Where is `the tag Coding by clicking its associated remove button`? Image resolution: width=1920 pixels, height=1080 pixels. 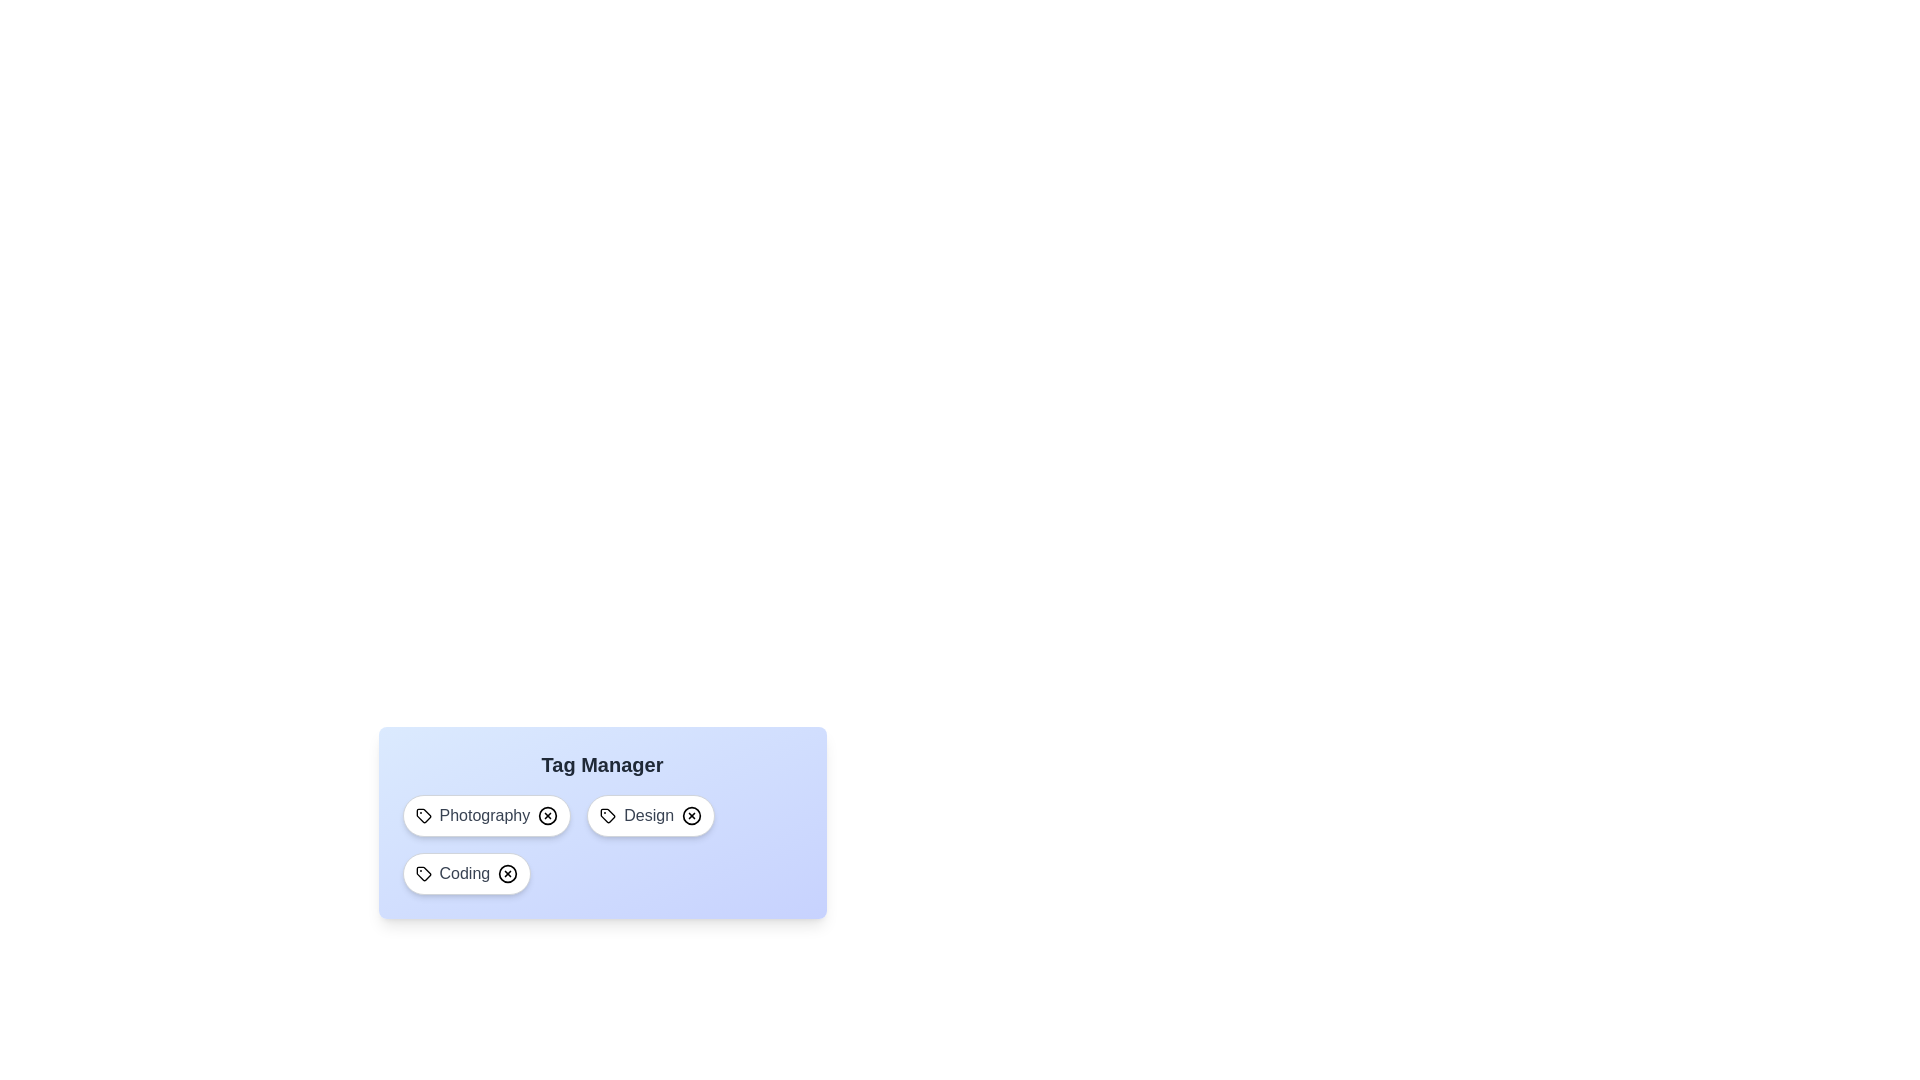
the tag Coding by clicking its associated remove button is located at coordinates (508, 873).